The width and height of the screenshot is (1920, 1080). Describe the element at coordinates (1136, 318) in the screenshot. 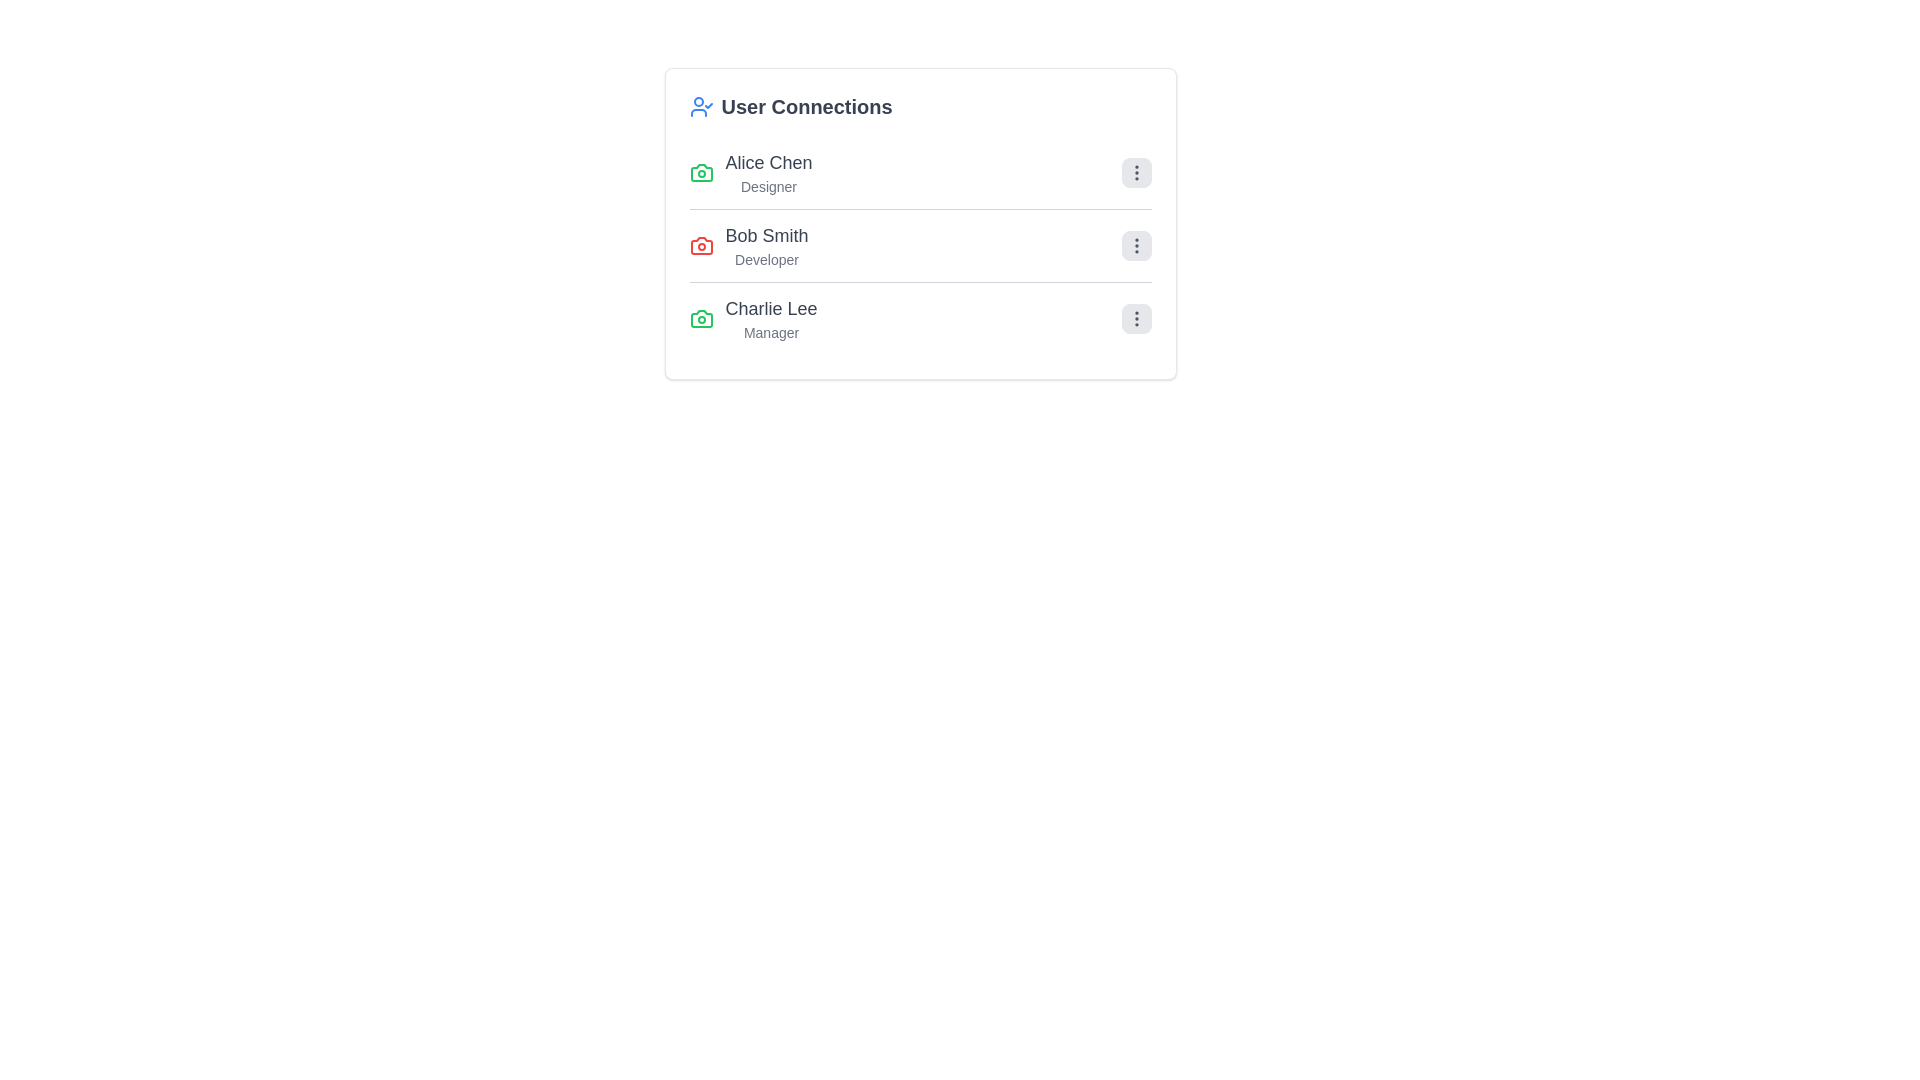

I see `the button located to the right of the name 'Charlie Lee' and the title 'Manager'` at that location.